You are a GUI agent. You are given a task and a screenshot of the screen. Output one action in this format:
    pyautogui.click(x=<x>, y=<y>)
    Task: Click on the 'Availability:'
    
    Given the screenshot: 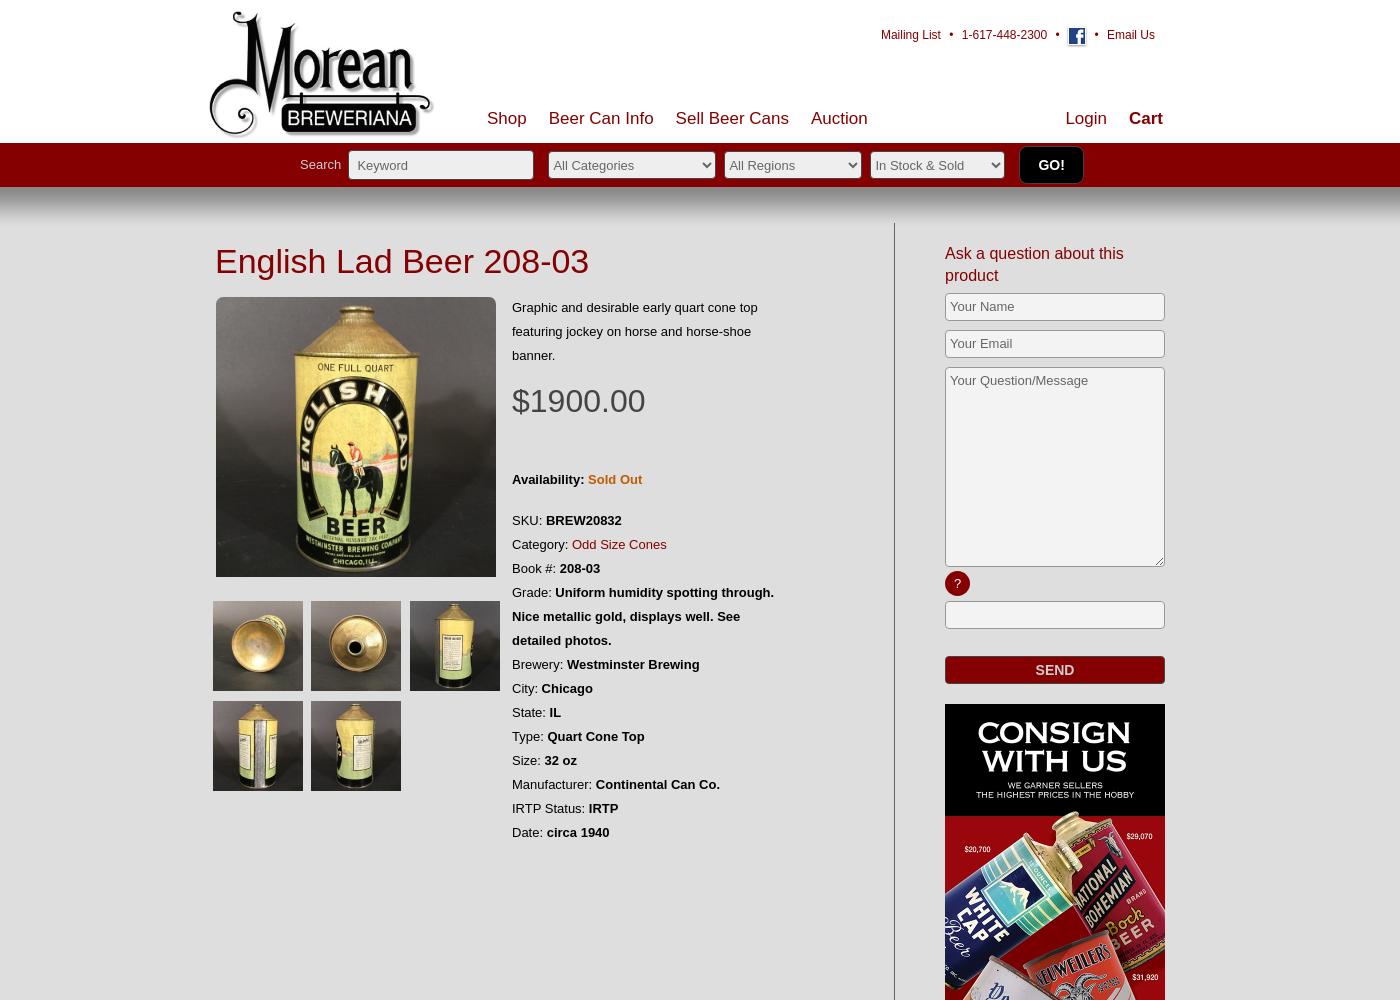 What is the action you would take?
    pyautogui.click(x=547, y=478)
    